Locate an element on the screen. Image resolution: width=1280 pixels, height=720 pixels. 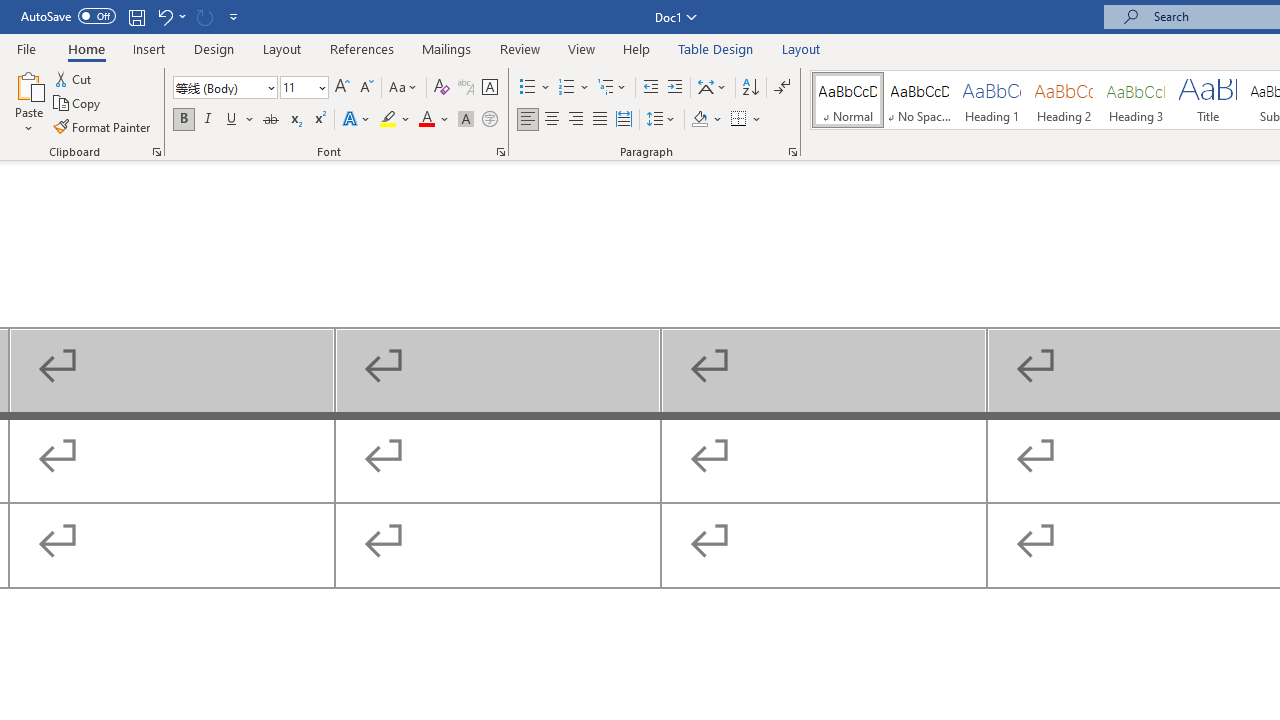
'Justify' is located at coordinates (598, 119).